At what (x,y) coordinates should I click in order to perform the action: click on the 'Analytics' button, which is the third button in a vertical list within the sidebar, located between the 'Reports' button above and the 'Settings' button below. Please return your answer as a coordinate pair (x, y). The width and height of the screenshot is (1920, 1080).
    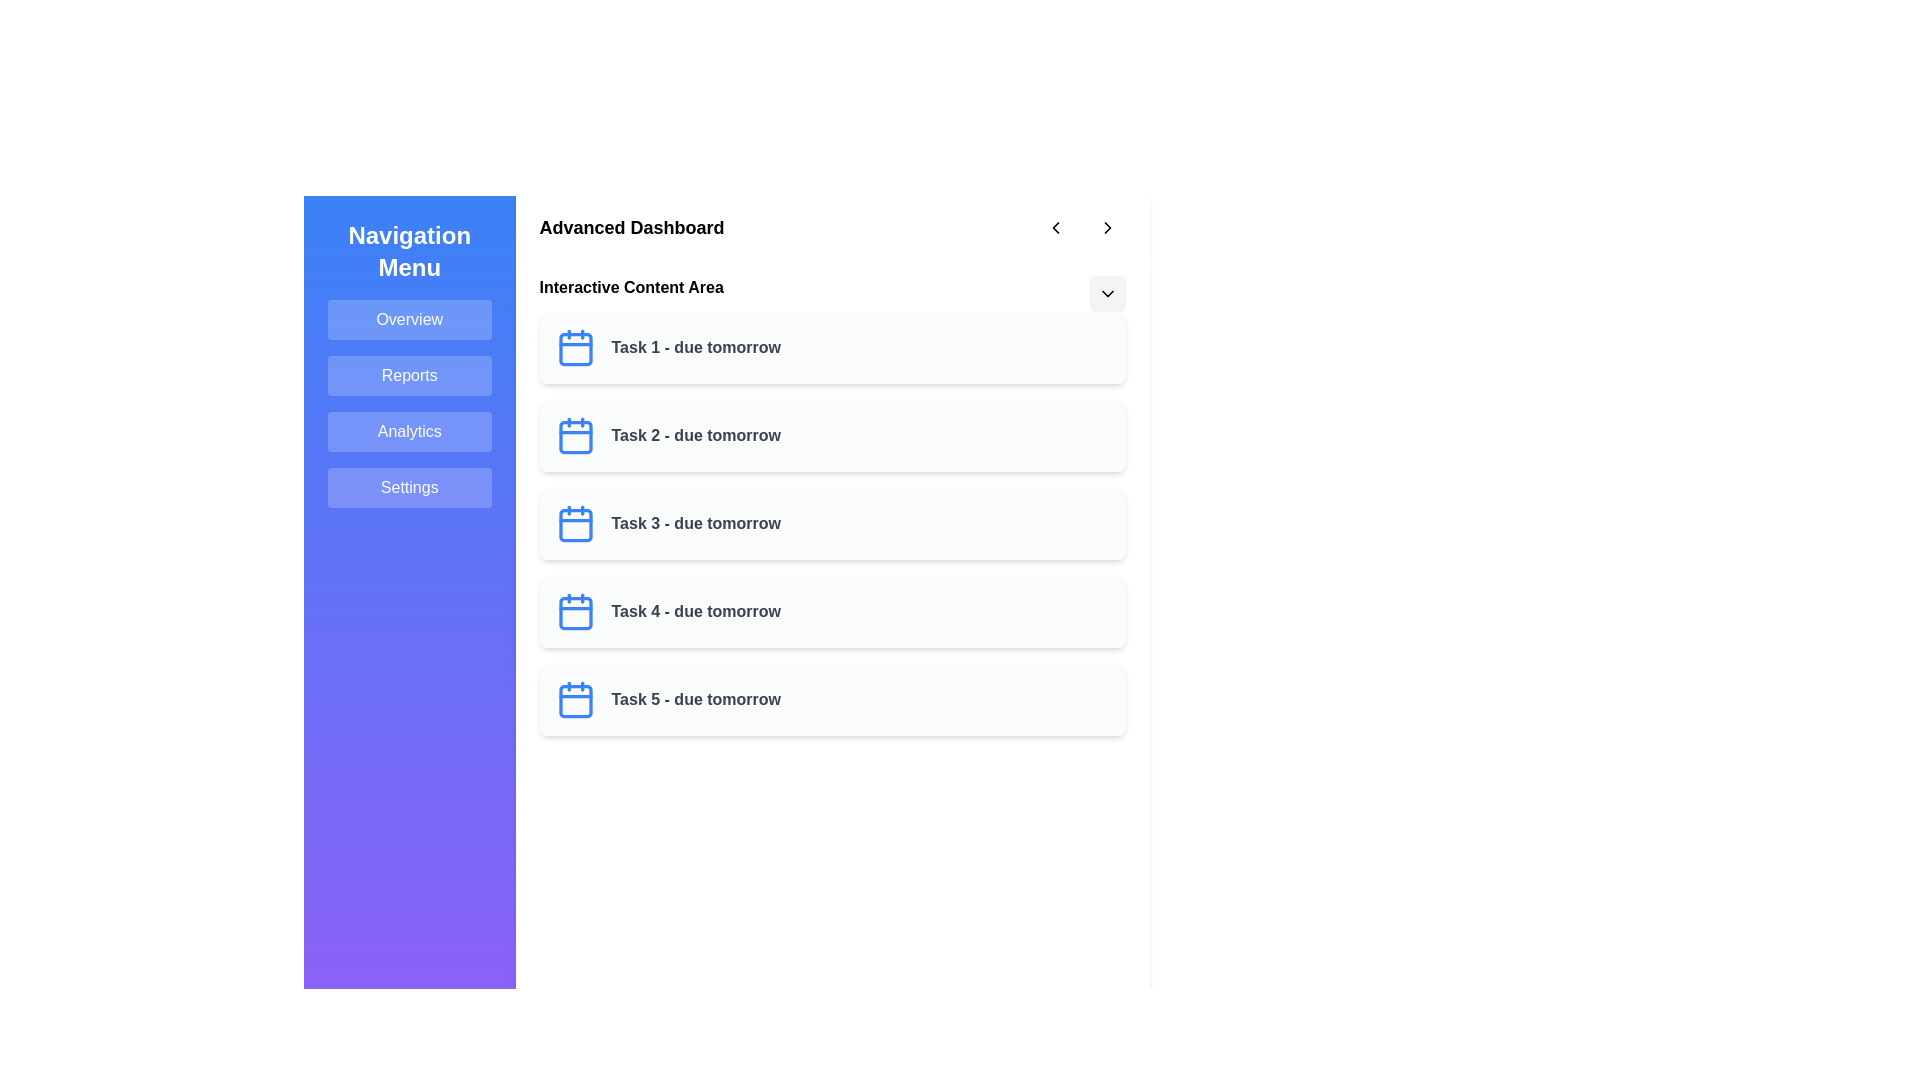
    Looking at the image, I should click on (408, 431).